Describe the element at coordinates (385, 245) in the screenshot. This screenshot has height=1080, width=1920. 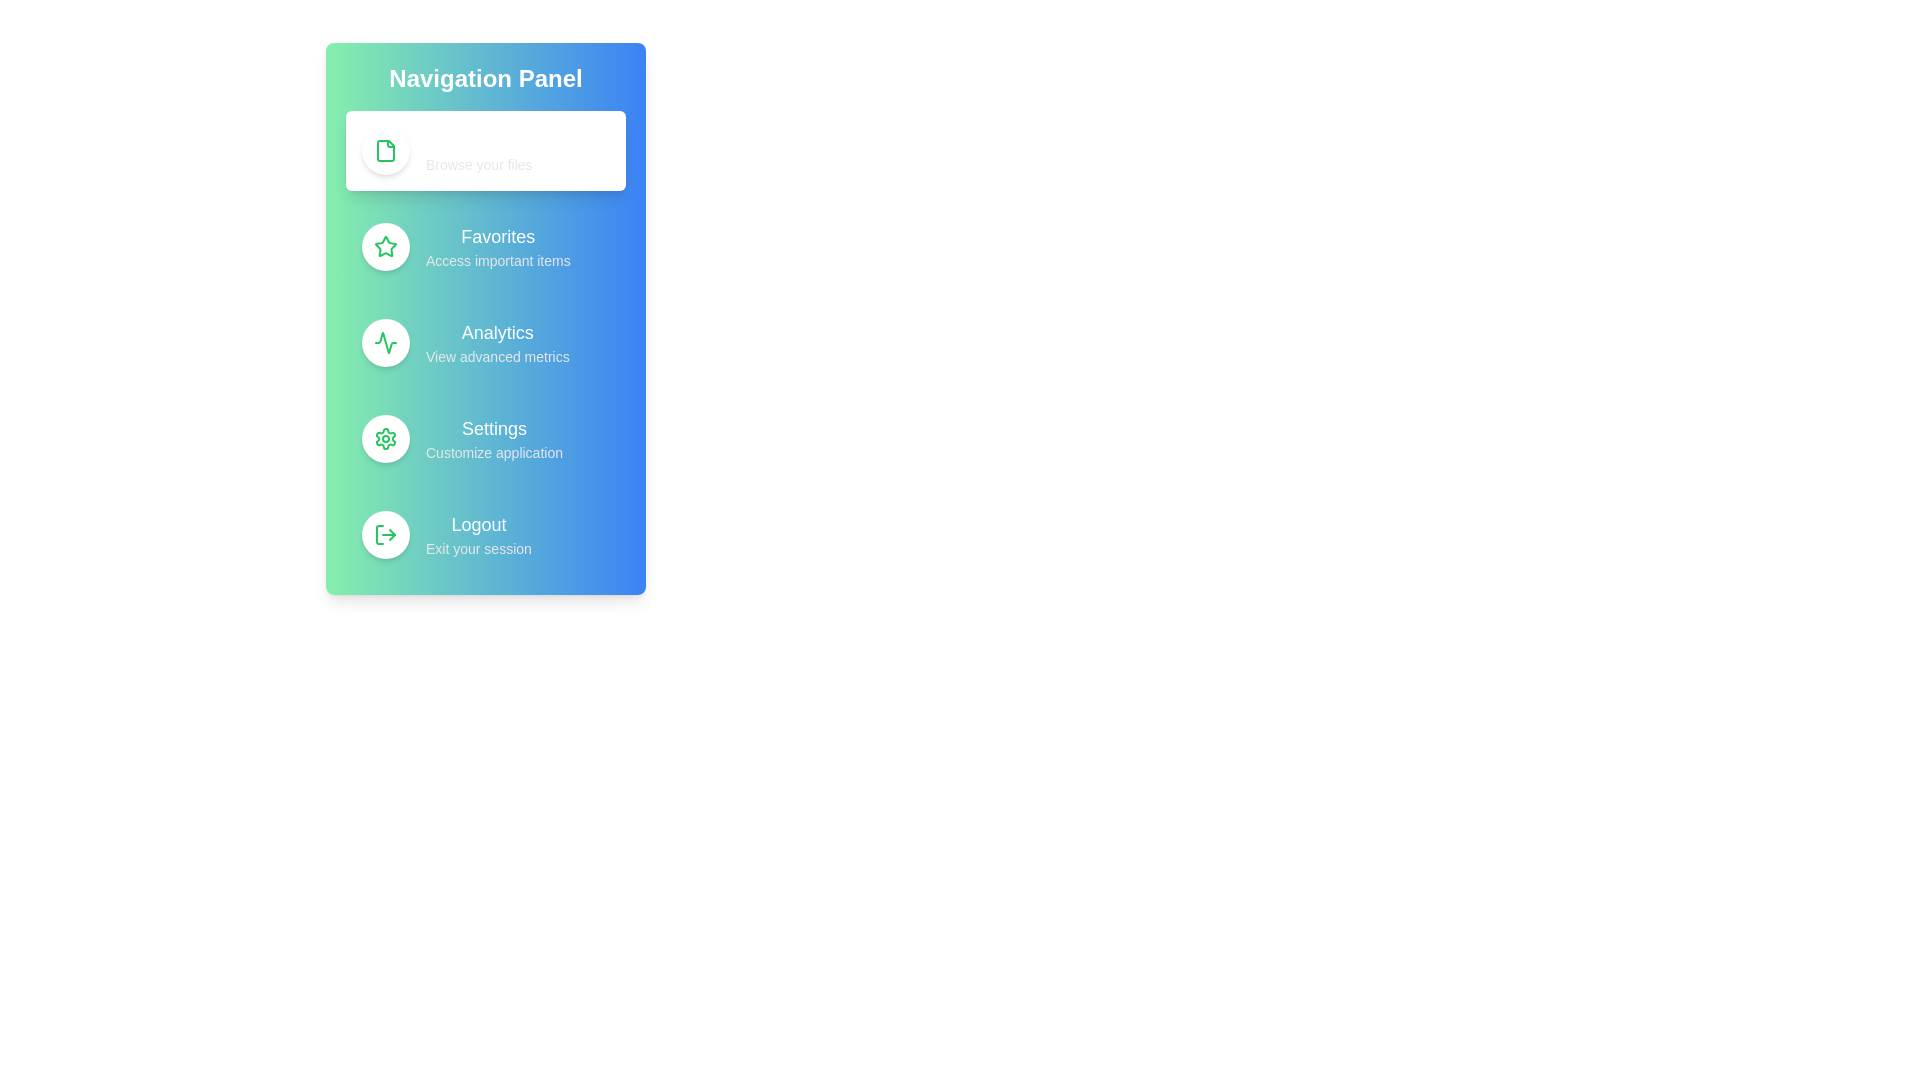
I see `the icon for Favorites` at that location.